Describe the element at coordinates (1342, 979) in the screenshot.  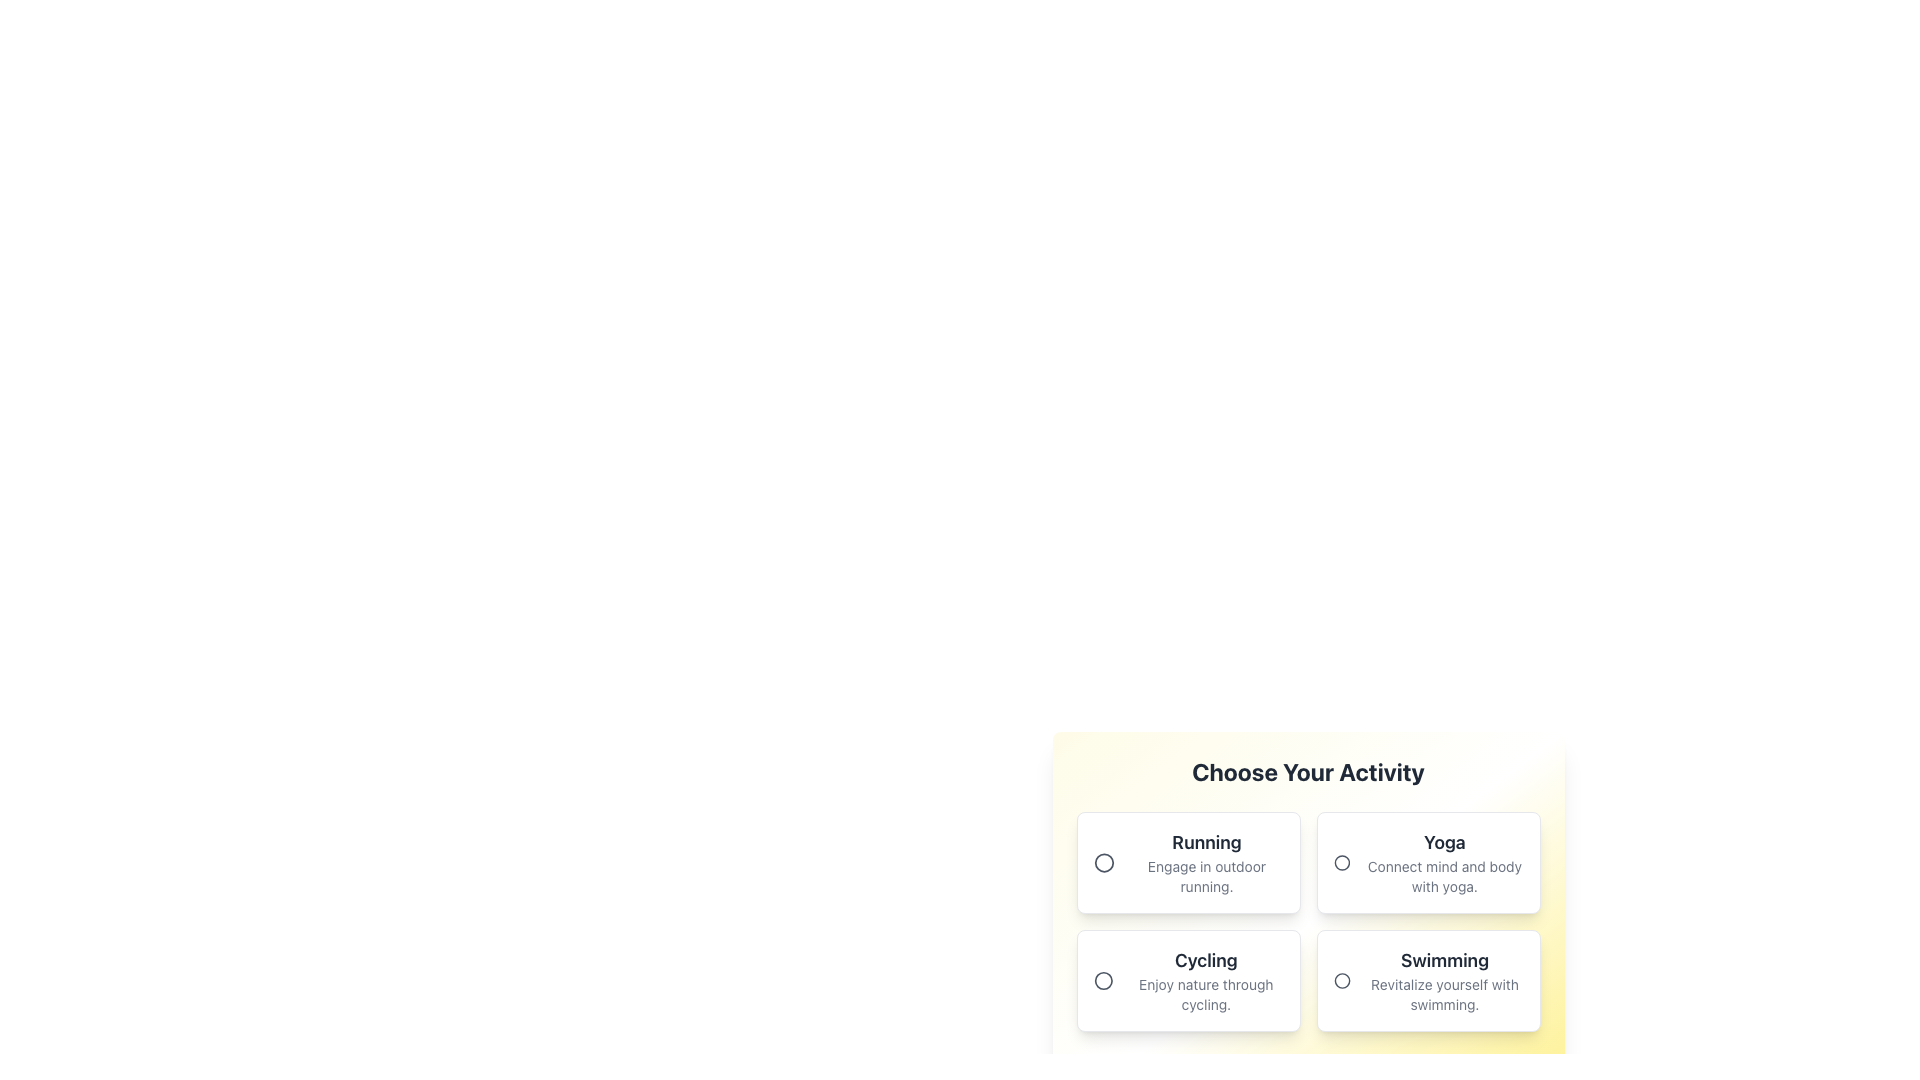
I see `the 'Swimming' button by clicking on the SVG graphical element that serves as its icon, located in the bottom-right corner of the grid of options under 'Choose Your Activity.'` at that location.